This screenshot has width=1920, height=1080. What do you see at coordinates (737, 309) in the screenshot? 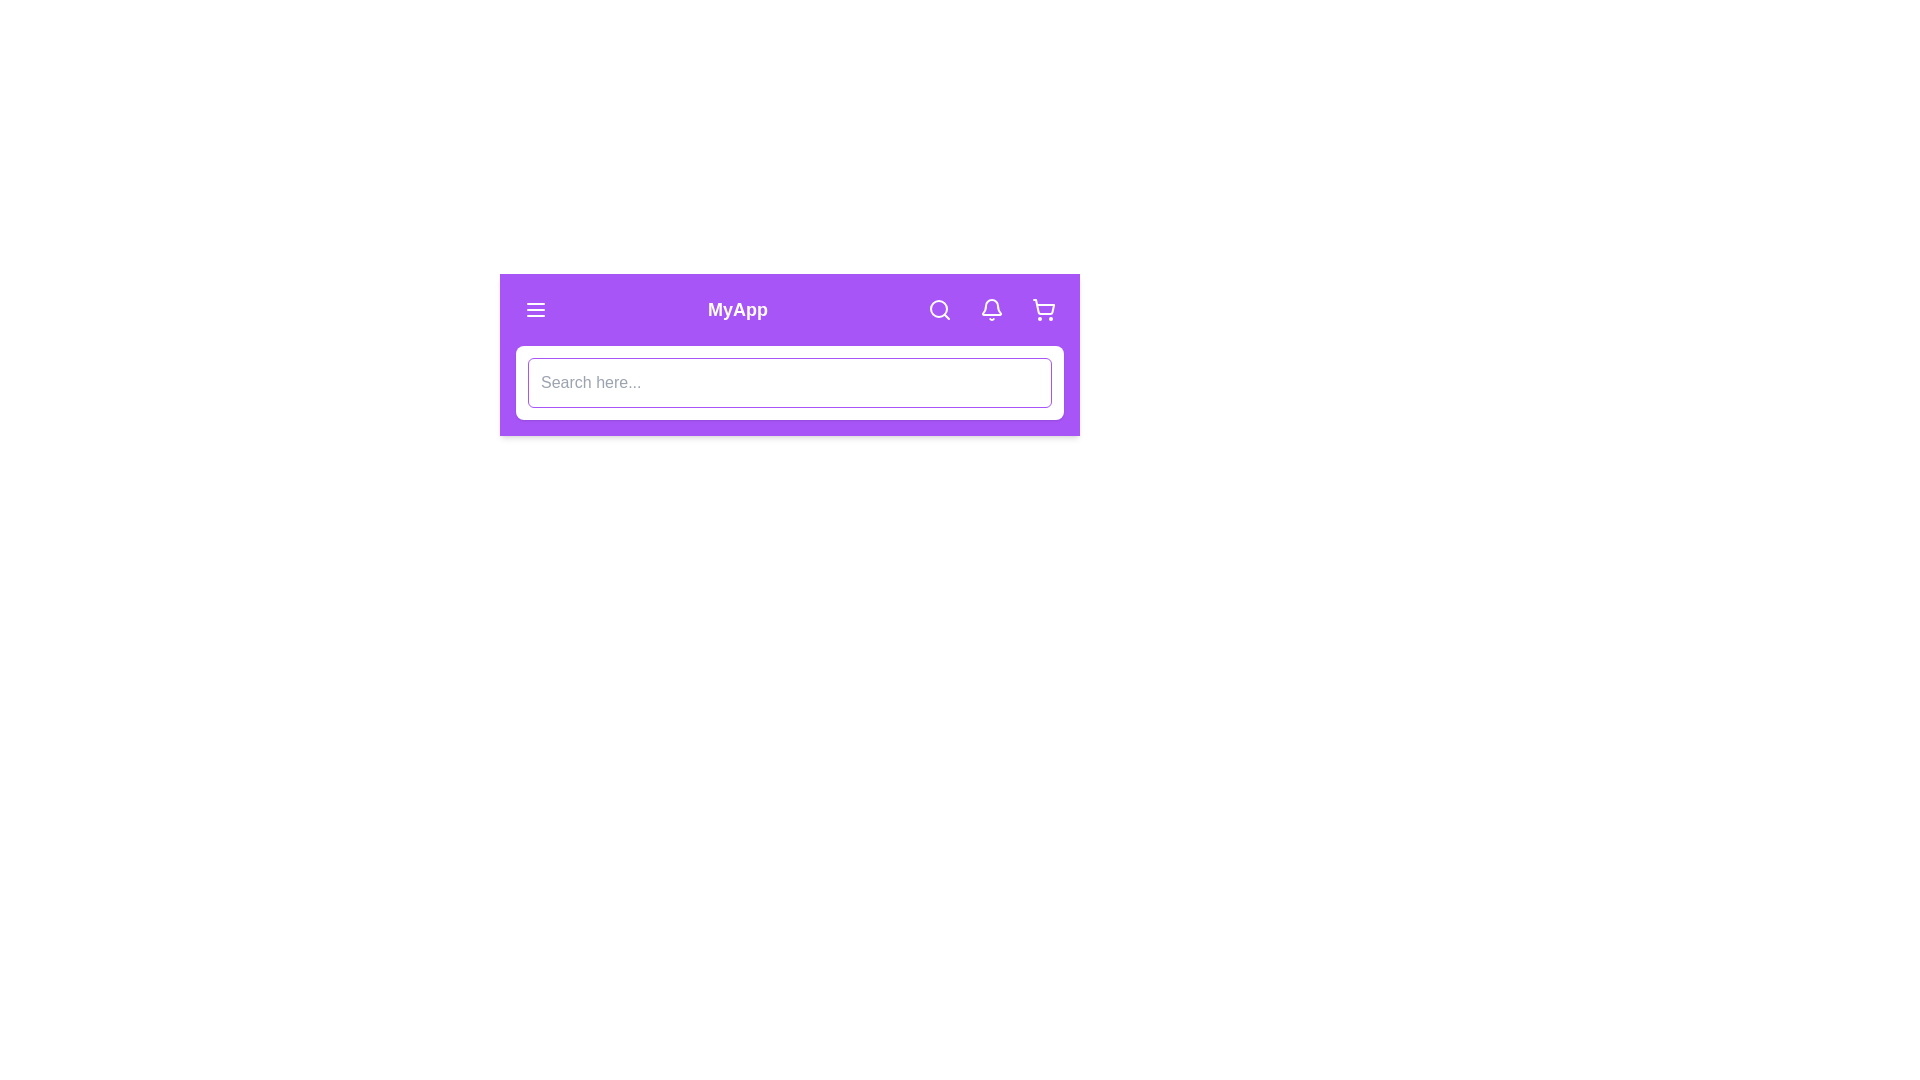
I see `the text 'MyApp'` at bounding box center [737, 309].